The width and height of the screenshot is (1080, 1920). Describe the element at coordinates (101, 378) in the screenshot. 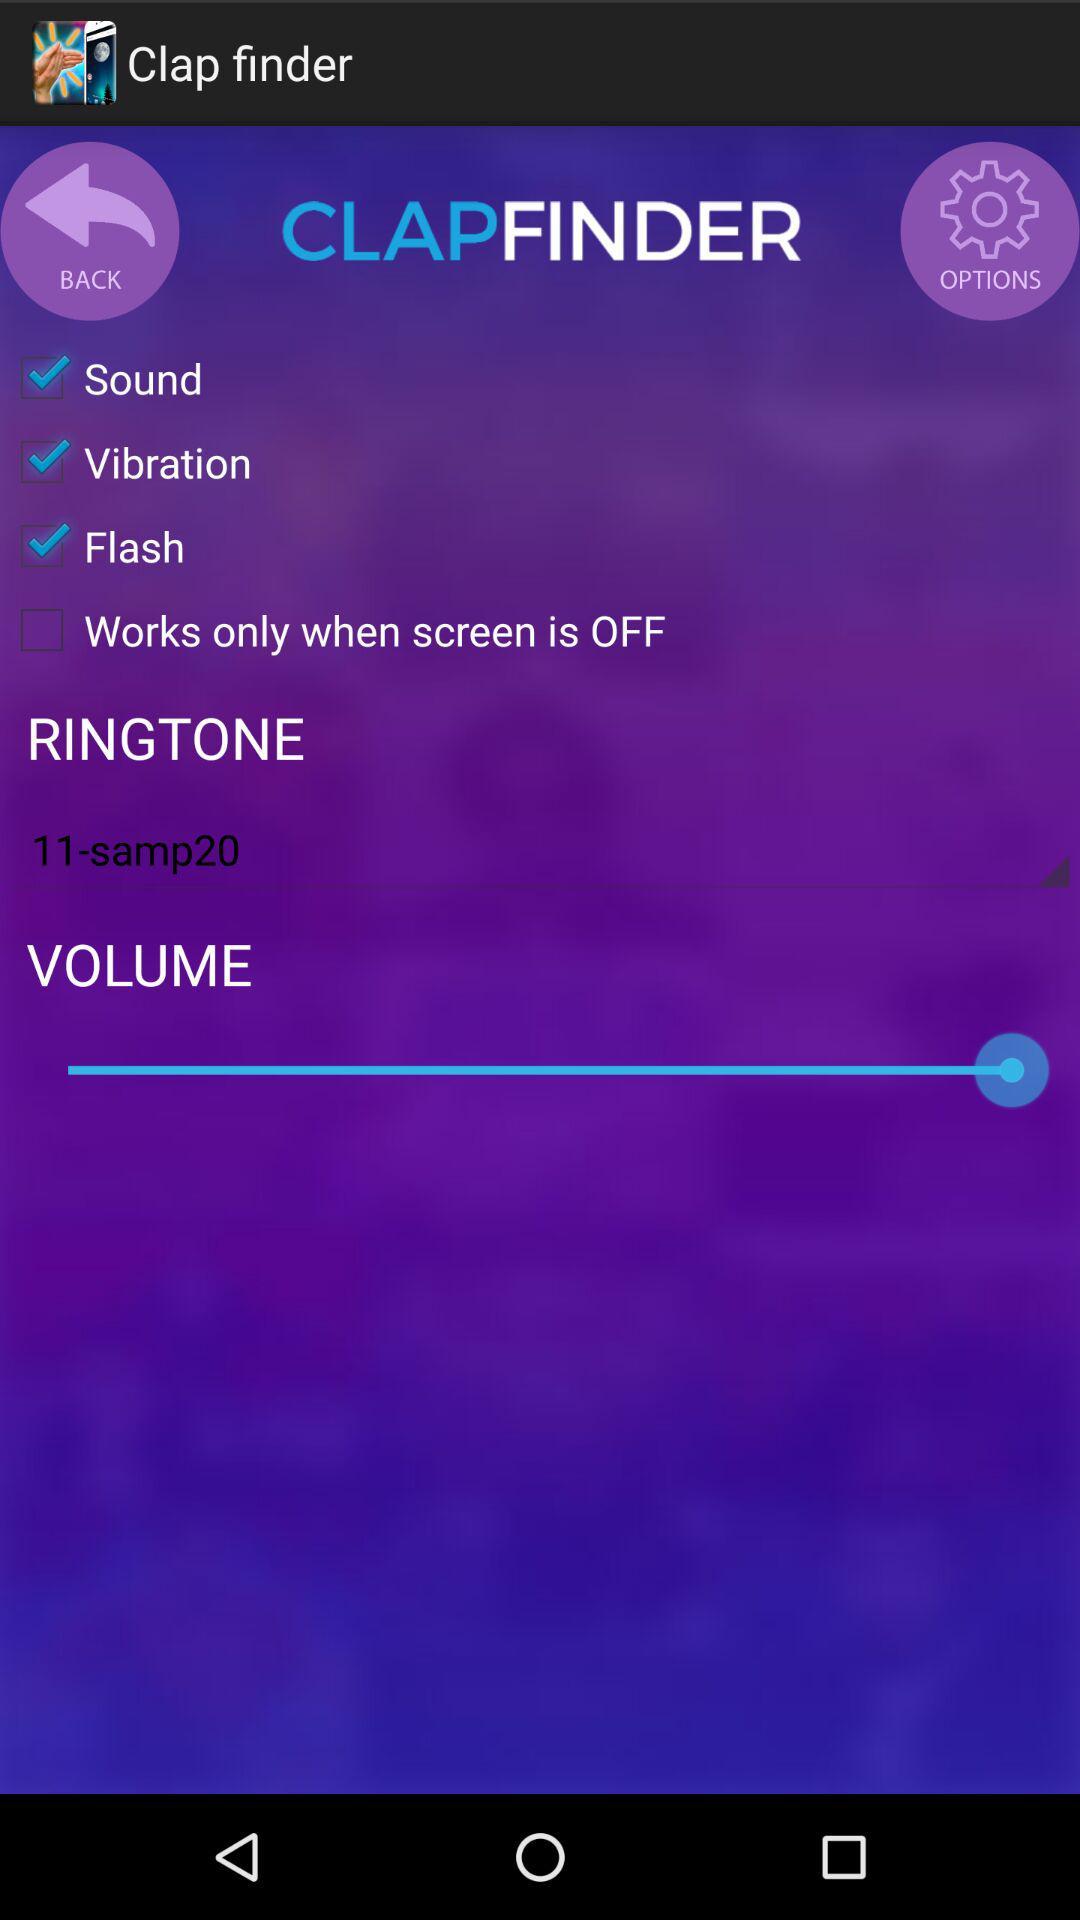

I see `sound icon` at that location.